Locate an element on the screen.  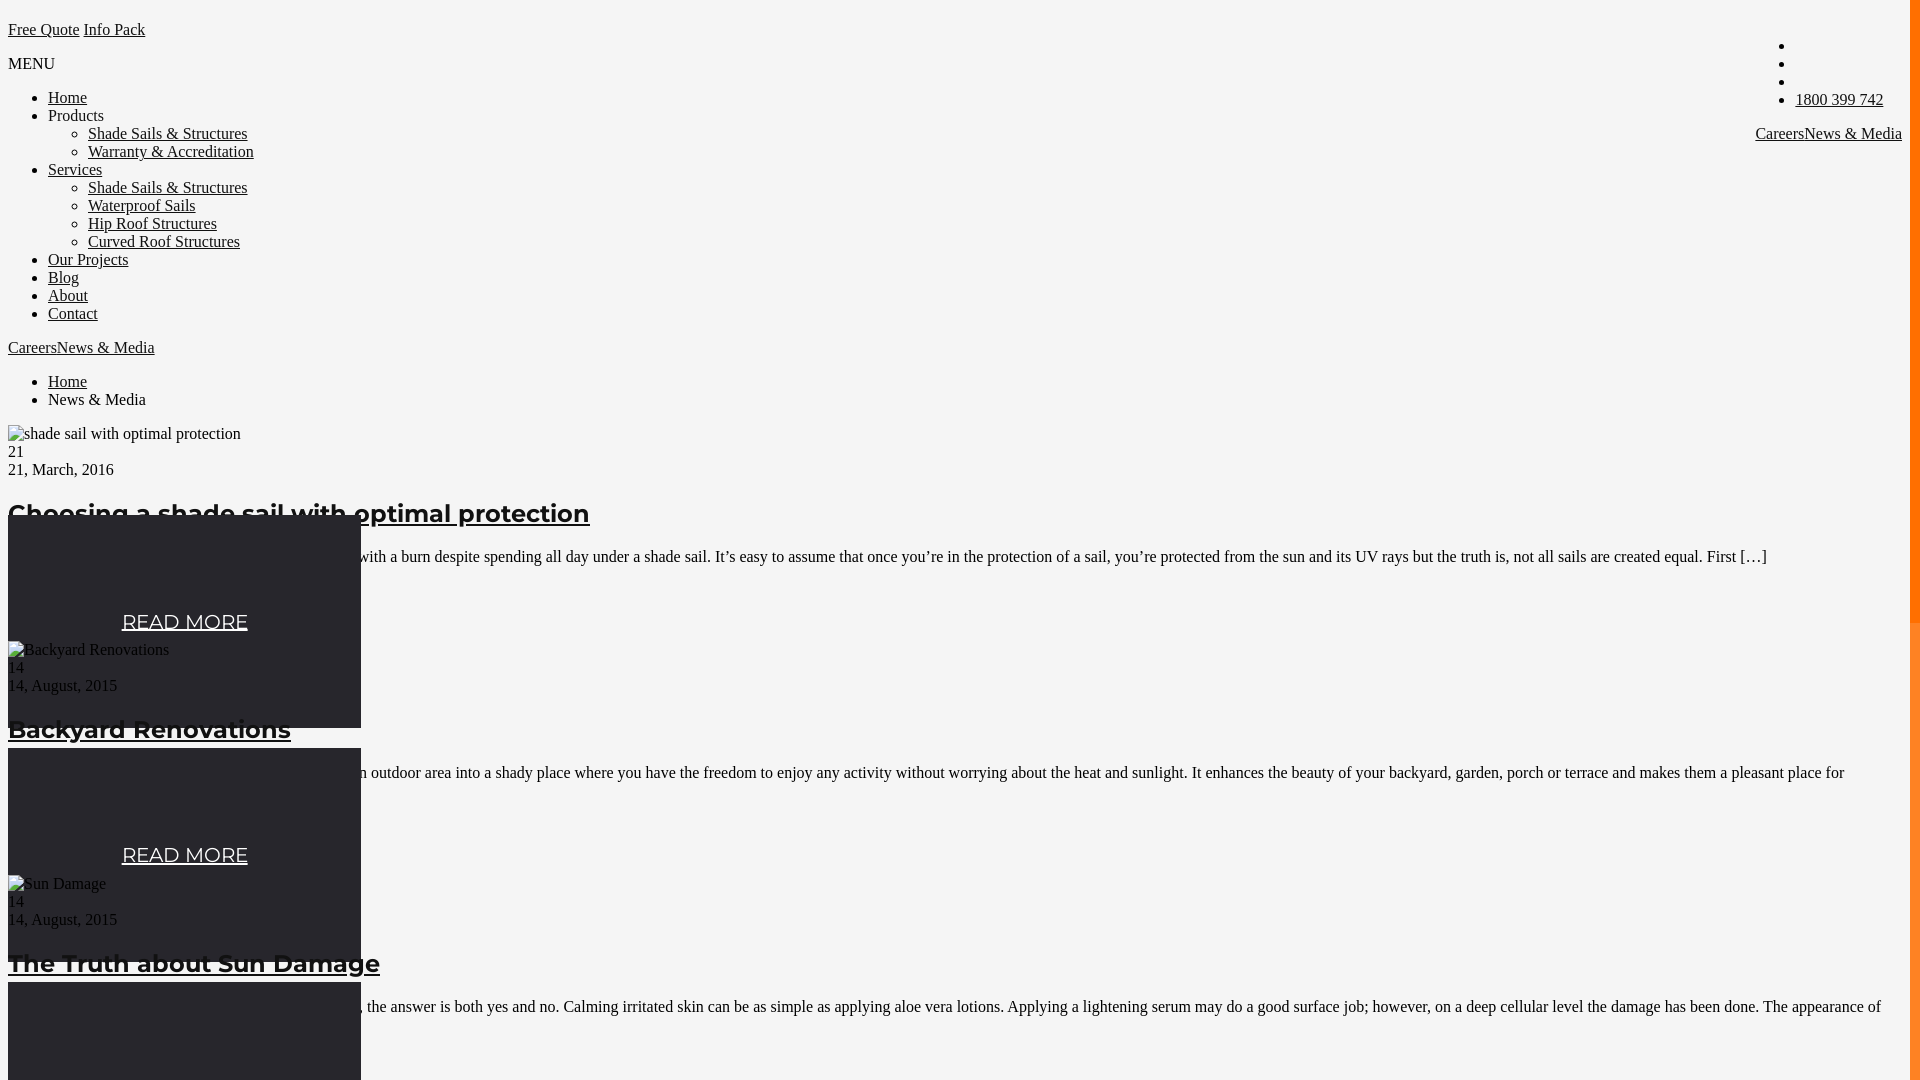
'Shade Sails & Structures' is located at coordinates (168, 187).